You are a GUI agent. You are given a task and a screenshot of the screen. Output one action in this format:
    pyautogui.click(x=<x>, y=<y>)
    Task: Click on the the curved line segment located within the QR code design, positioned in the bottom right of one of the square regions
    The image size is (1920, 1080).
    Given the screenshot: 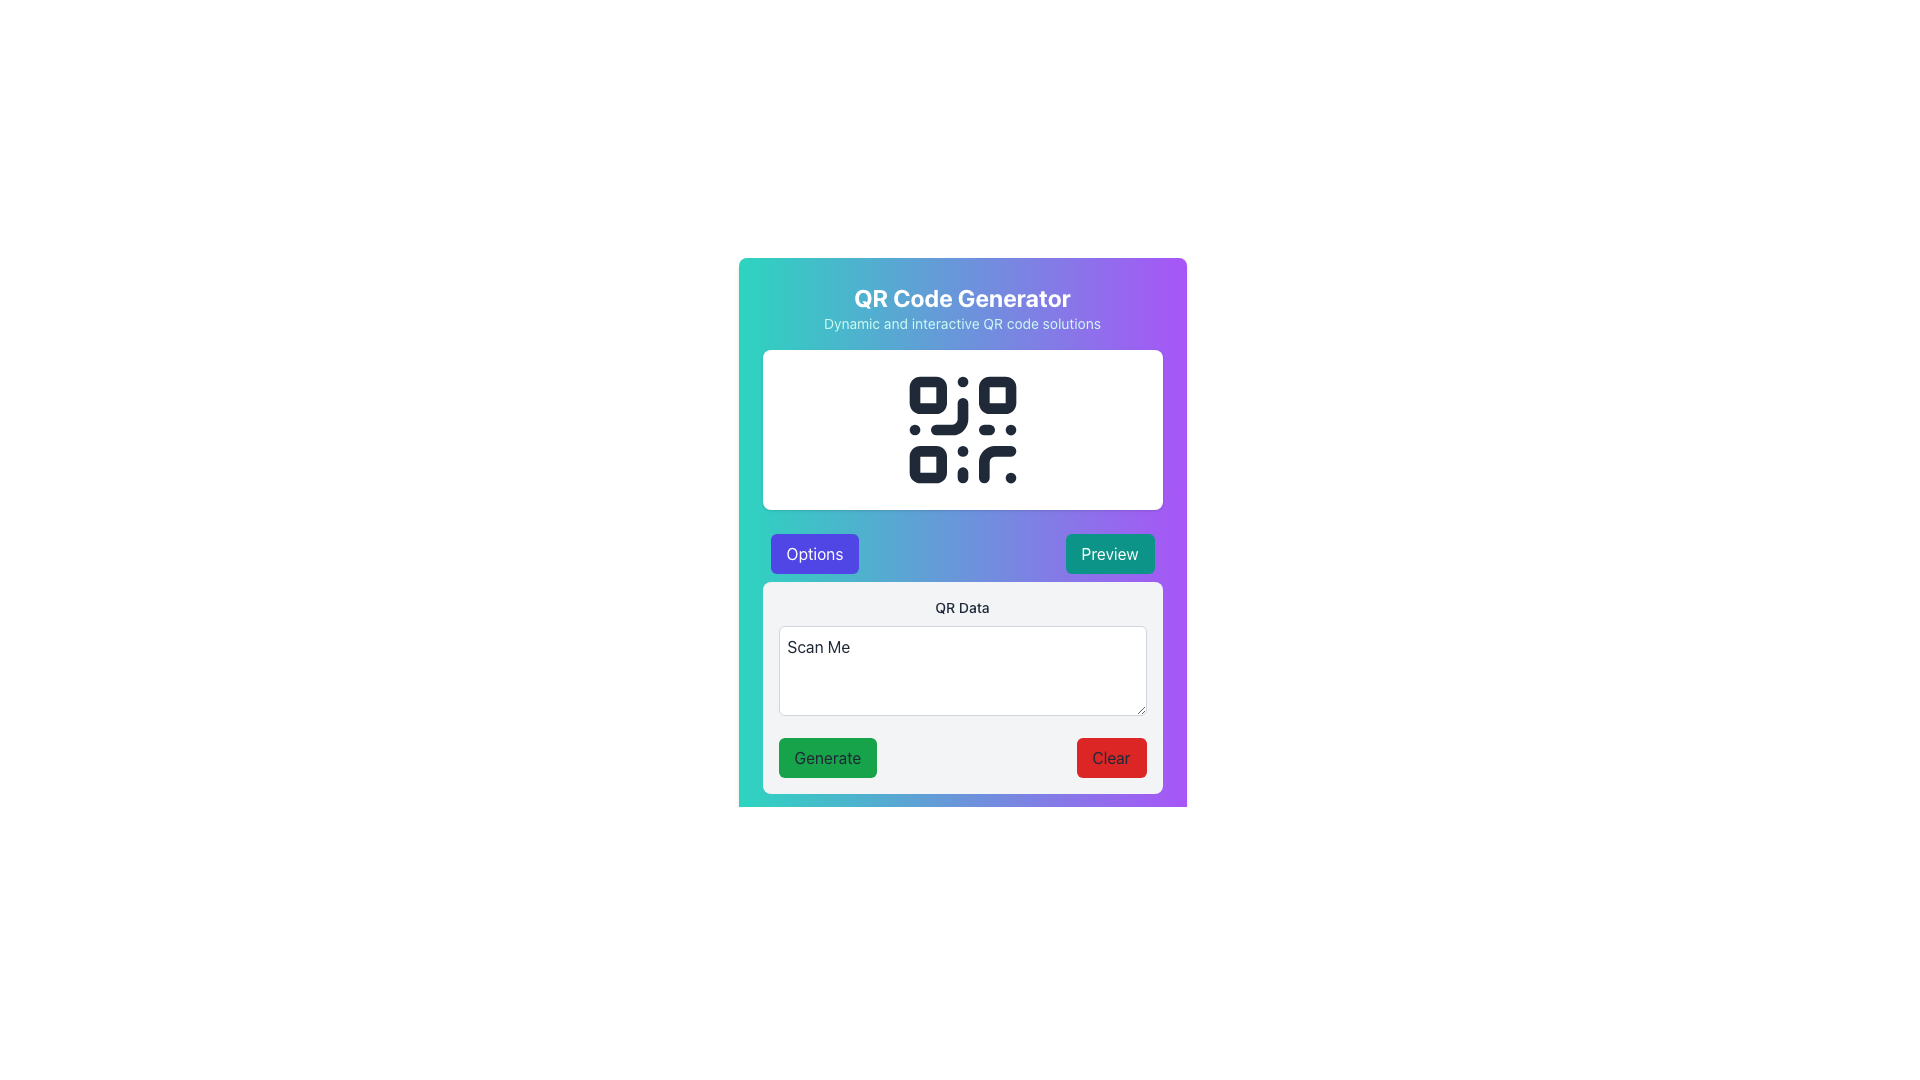 What is the action you would take?
    pyautogui.click(x=948, y=415)
    